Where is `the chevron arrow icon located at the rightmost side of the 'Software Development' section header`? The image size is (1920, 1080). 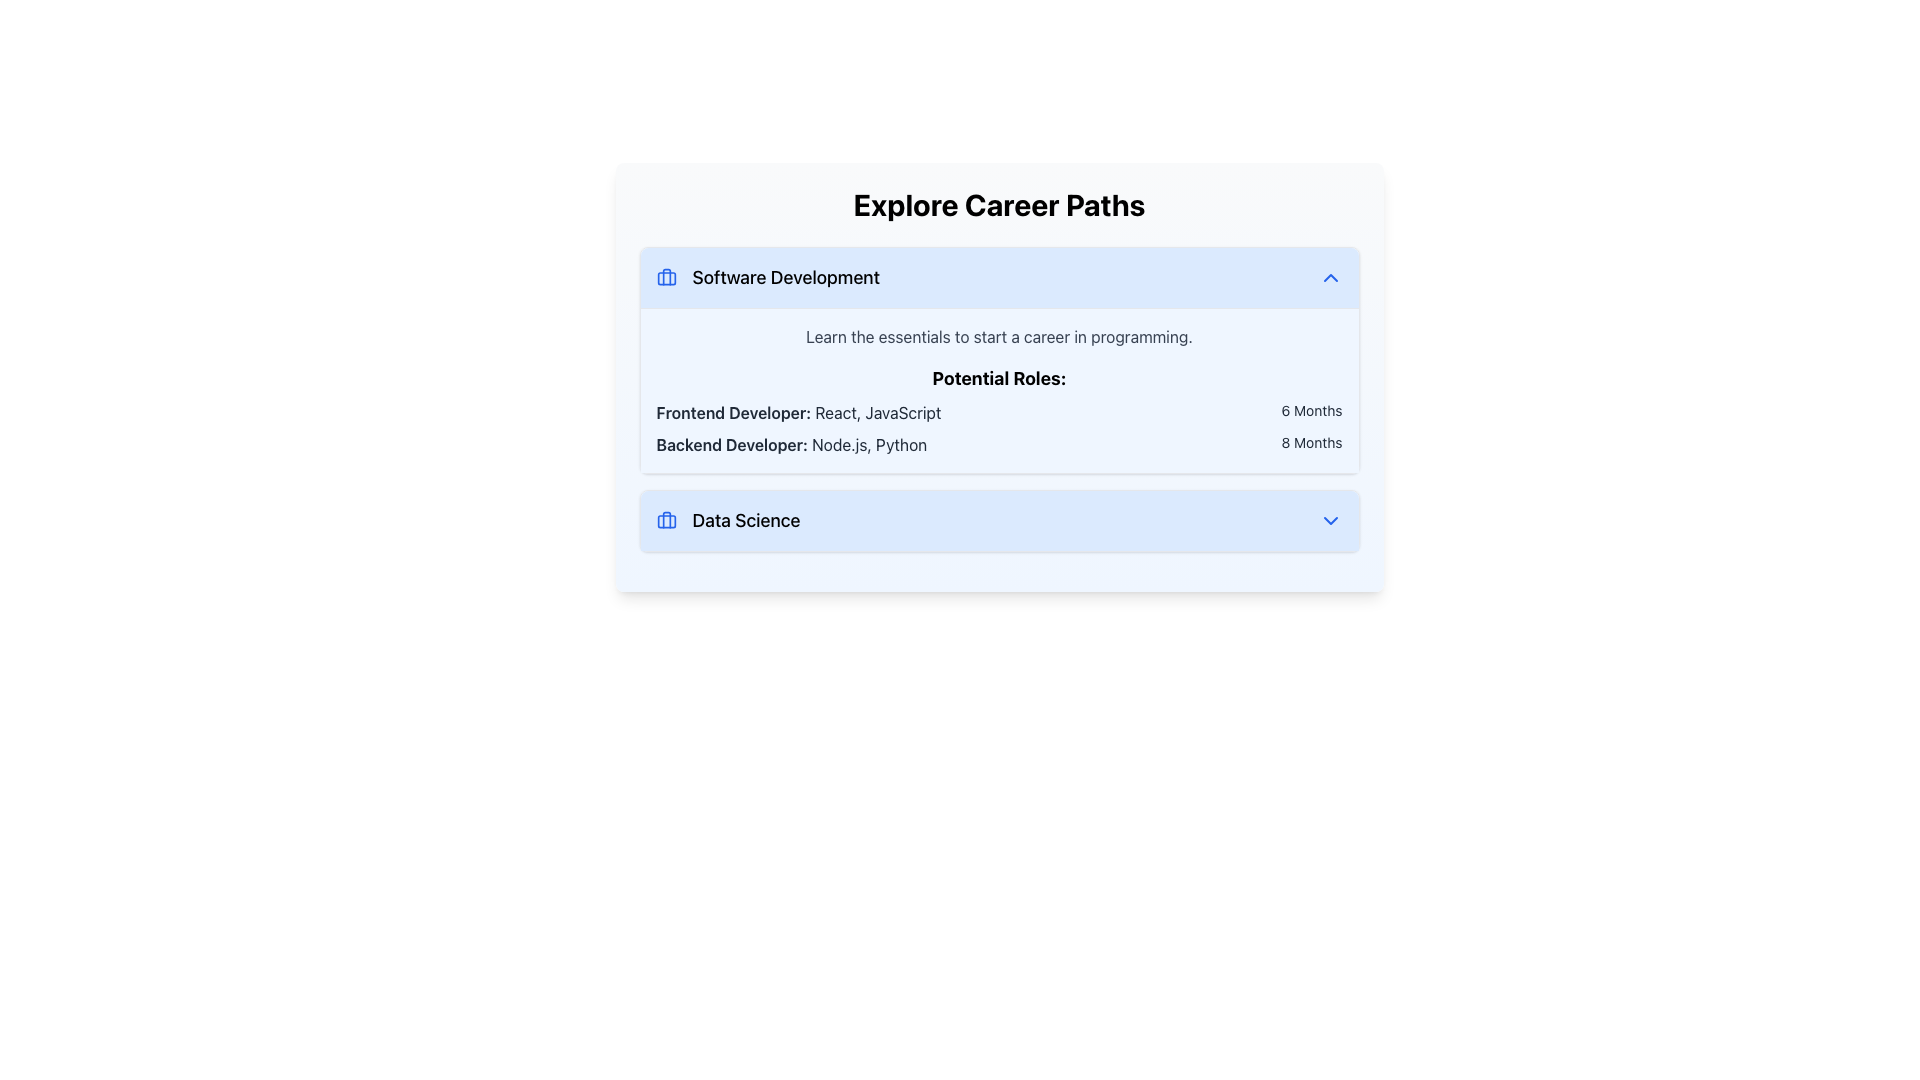
the chevron arrow icon located at the rightmost side of the 'Software Development' section header is located at coordinates (1330, 277).